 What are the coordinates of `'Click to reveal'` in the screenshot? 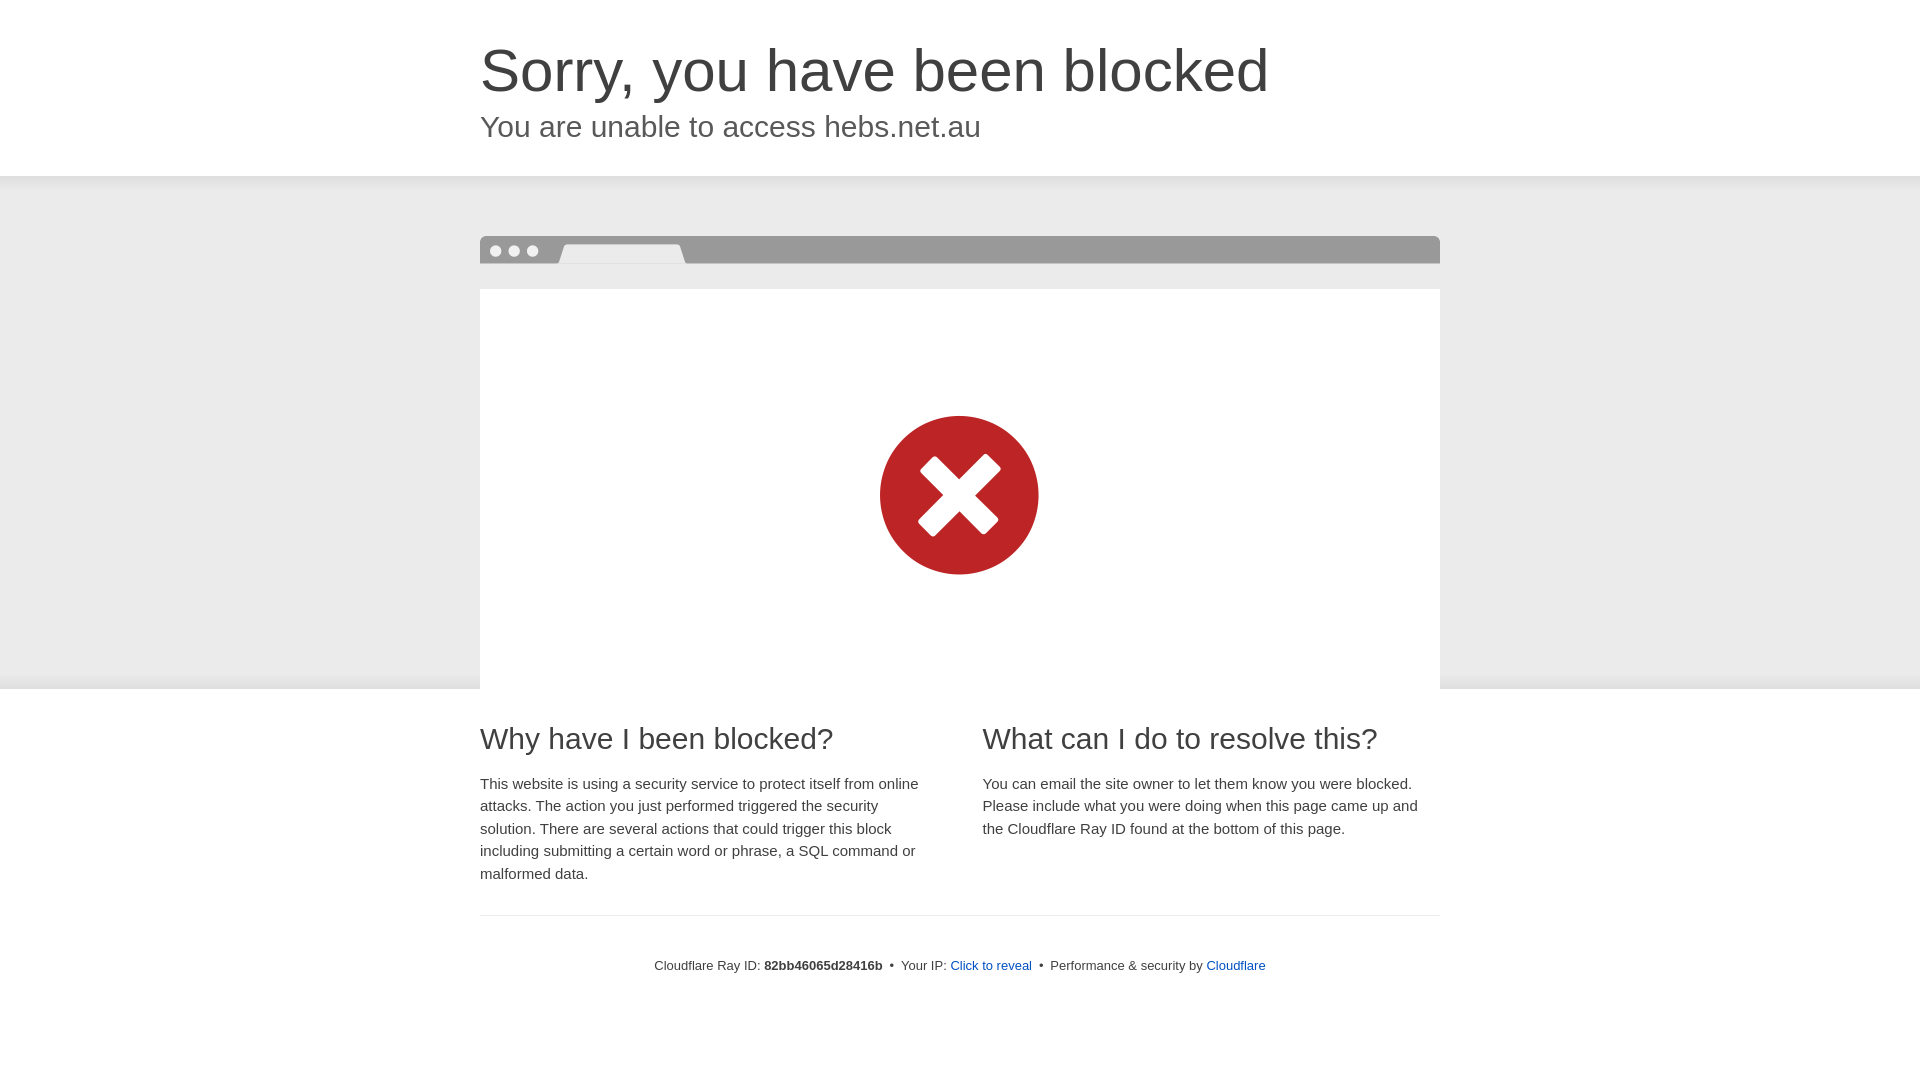 It's located at (990, 964).